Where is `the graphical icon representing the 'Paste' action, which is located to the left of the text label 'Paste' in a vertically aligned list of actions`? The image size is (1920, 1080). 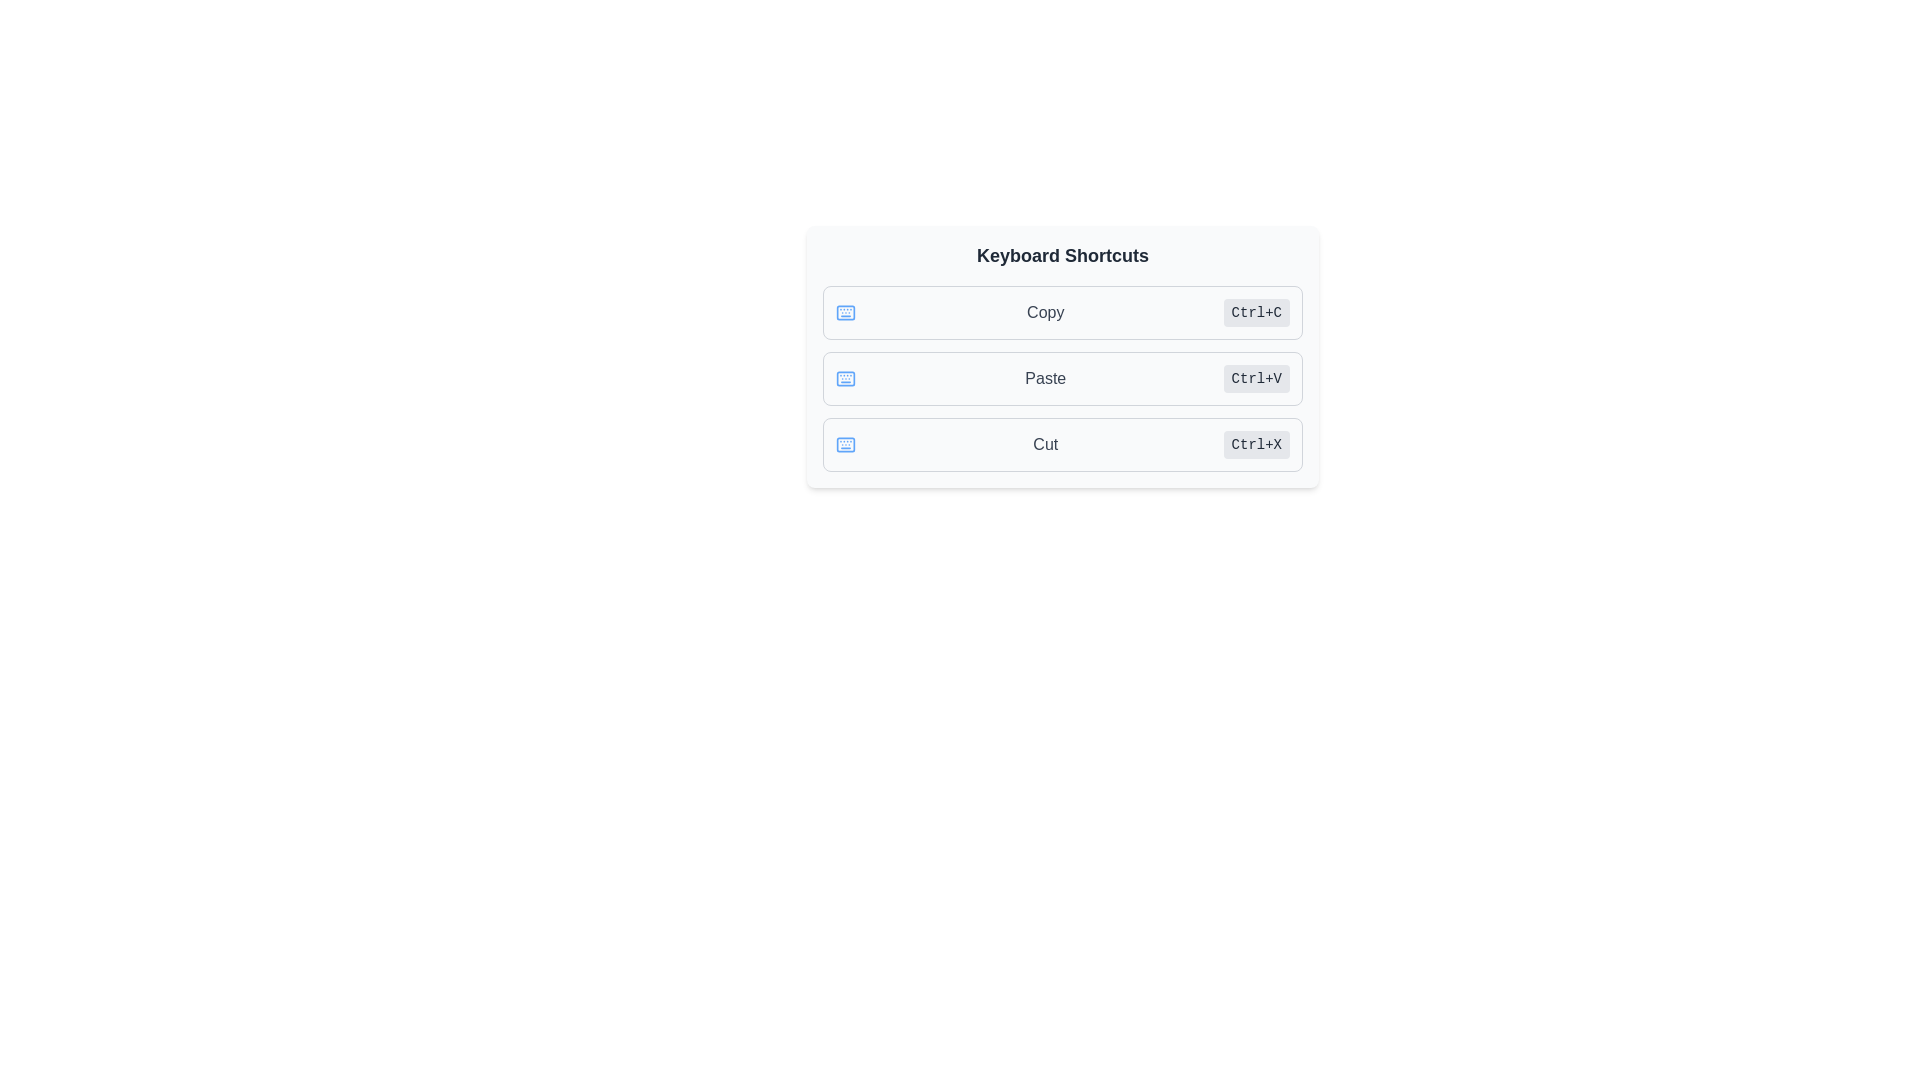 the graphical icon representing the 'Paste' action, which is located to the left of the text label 'Paste' in a vertically aligned list of actions is located at coordinates (845, 378).